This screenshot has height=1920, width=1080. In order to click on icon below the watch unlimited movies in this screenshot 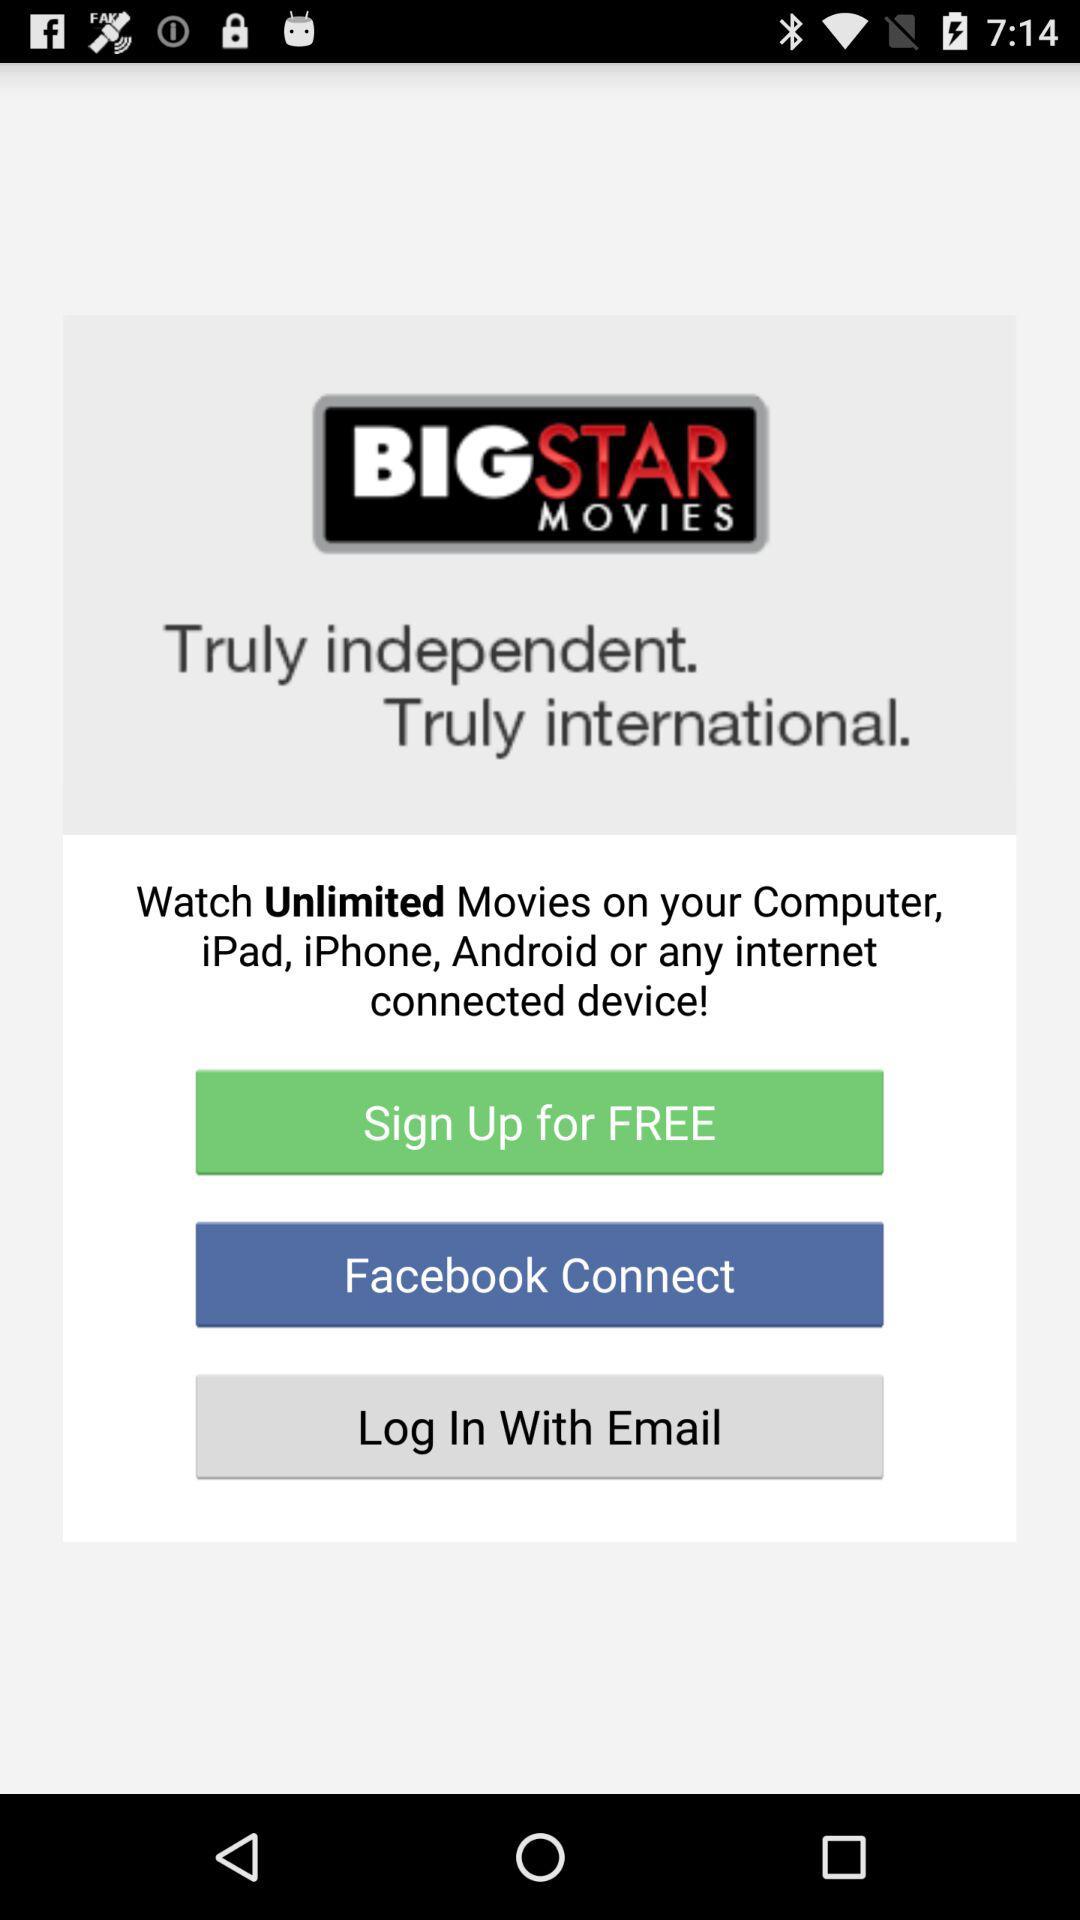, I will do `click(538, 1122)`.